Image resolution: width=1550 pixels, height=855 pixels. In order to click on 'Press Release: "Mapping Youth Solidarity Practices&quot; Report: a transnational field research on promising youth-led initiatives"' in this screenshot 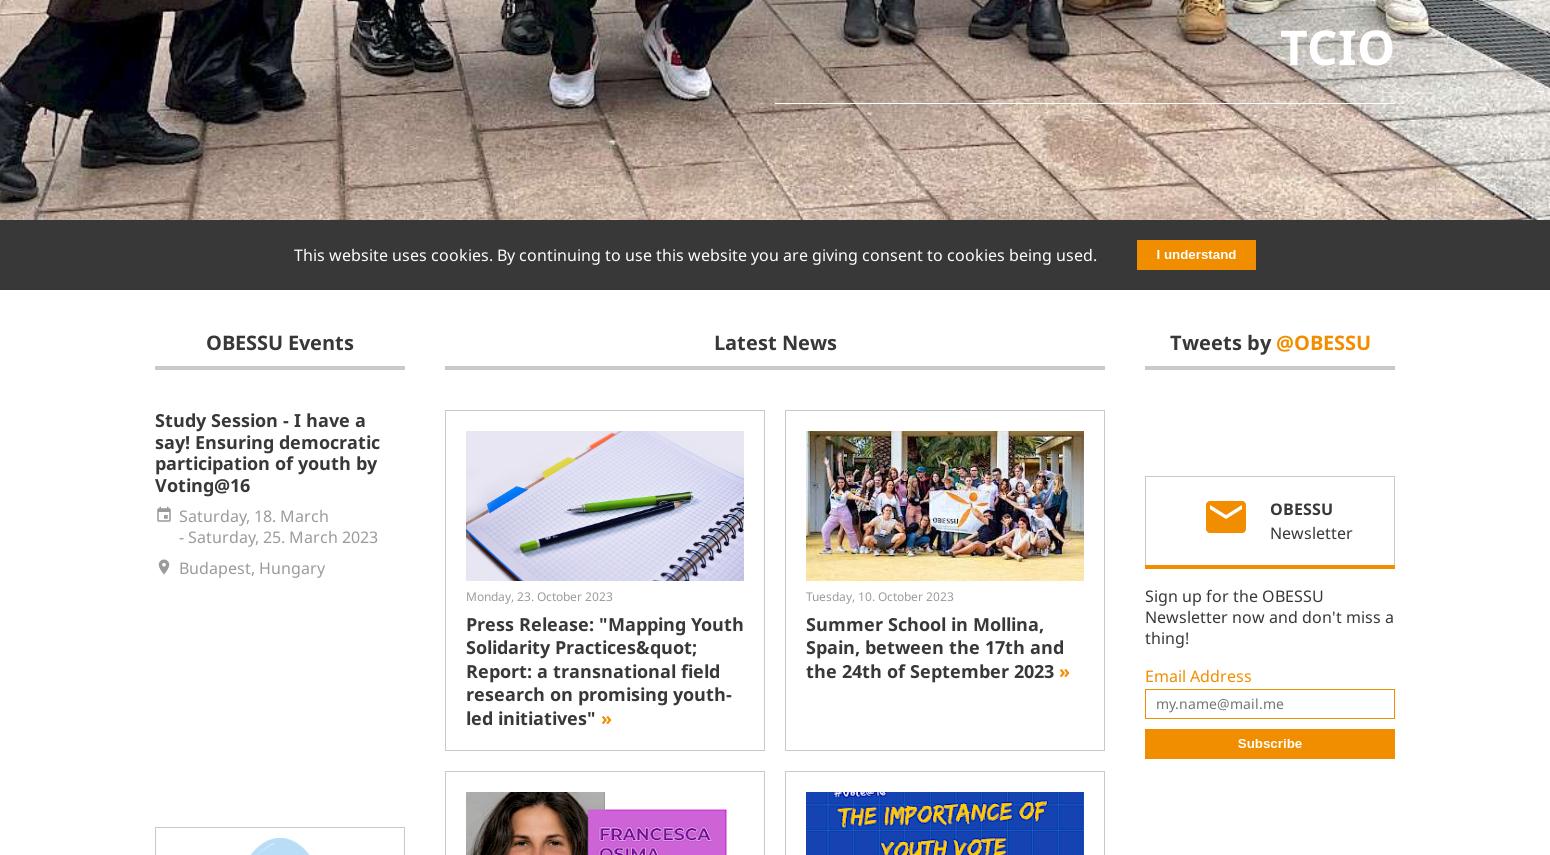, I will do `click(604, 670)`.